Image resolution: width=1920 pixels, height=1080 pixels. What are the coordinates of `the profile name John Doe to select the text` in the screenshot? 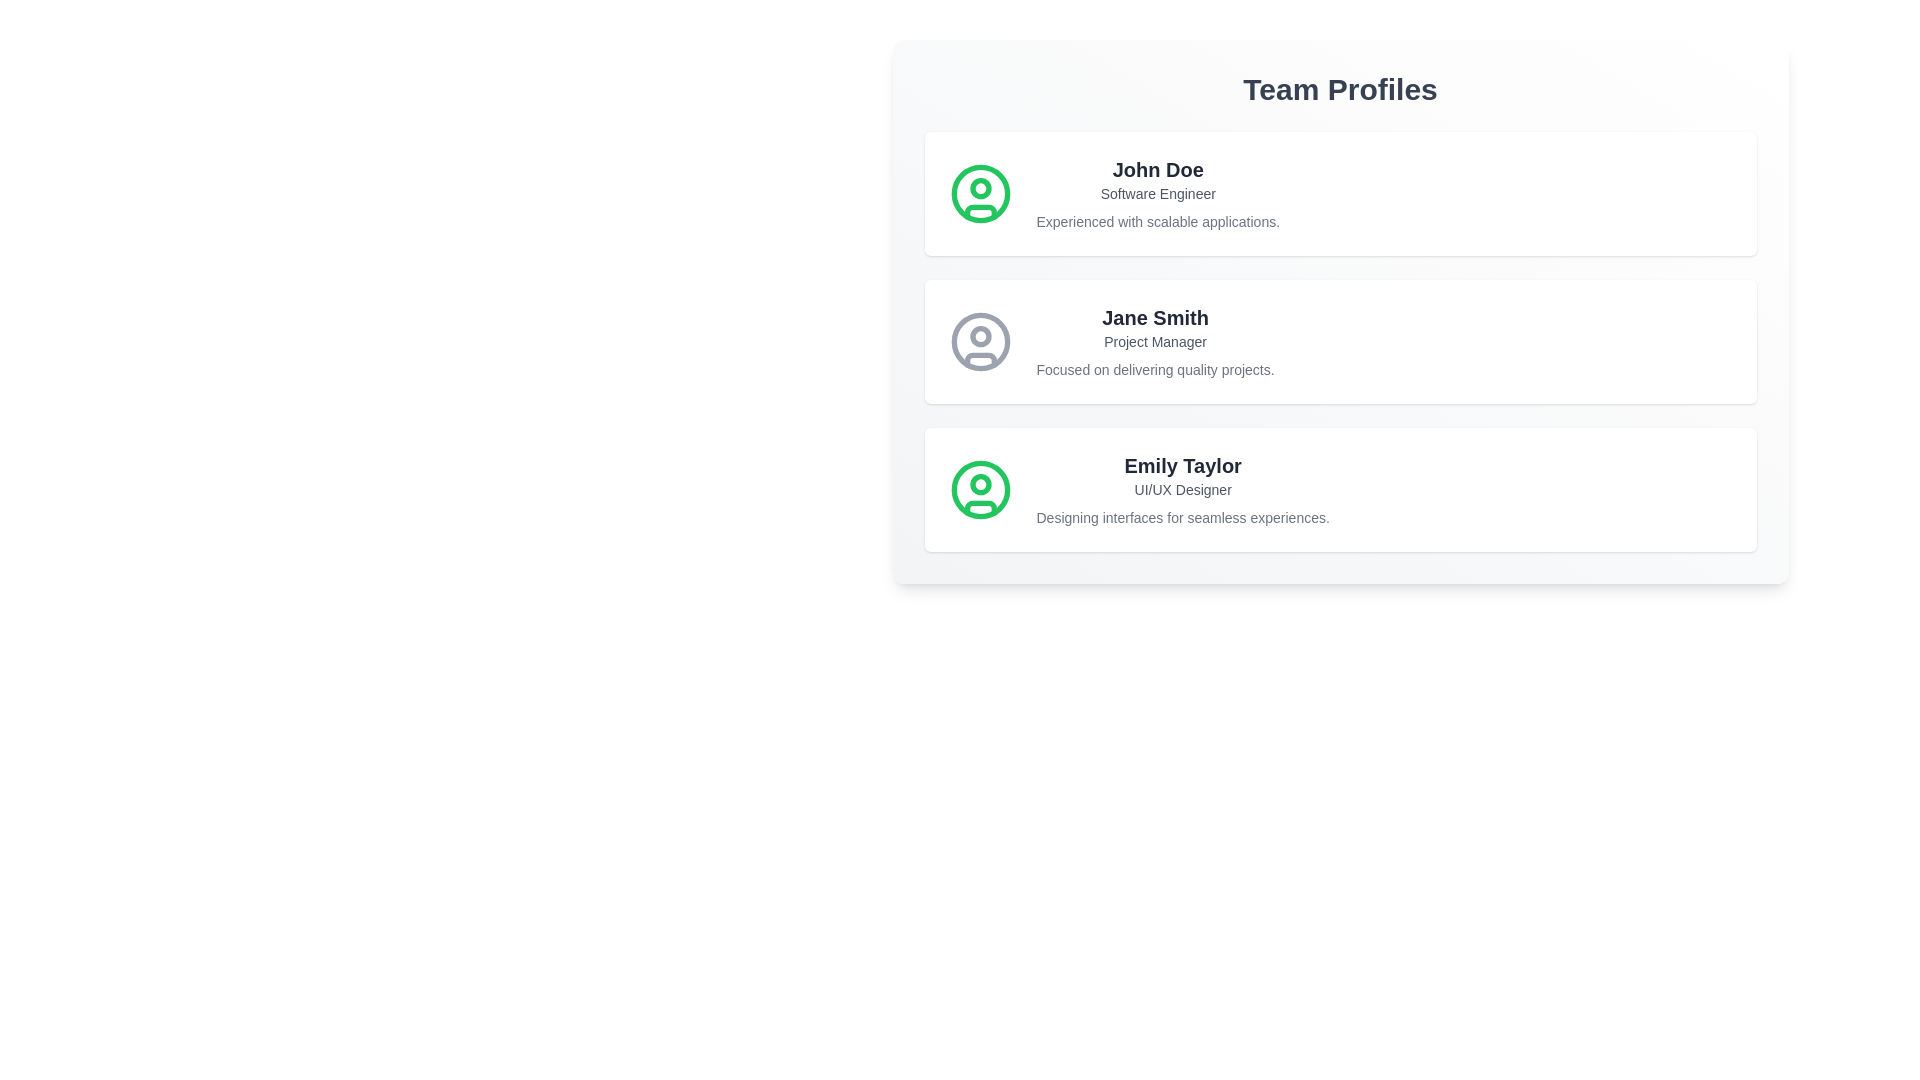 It's located at (1158, 168).